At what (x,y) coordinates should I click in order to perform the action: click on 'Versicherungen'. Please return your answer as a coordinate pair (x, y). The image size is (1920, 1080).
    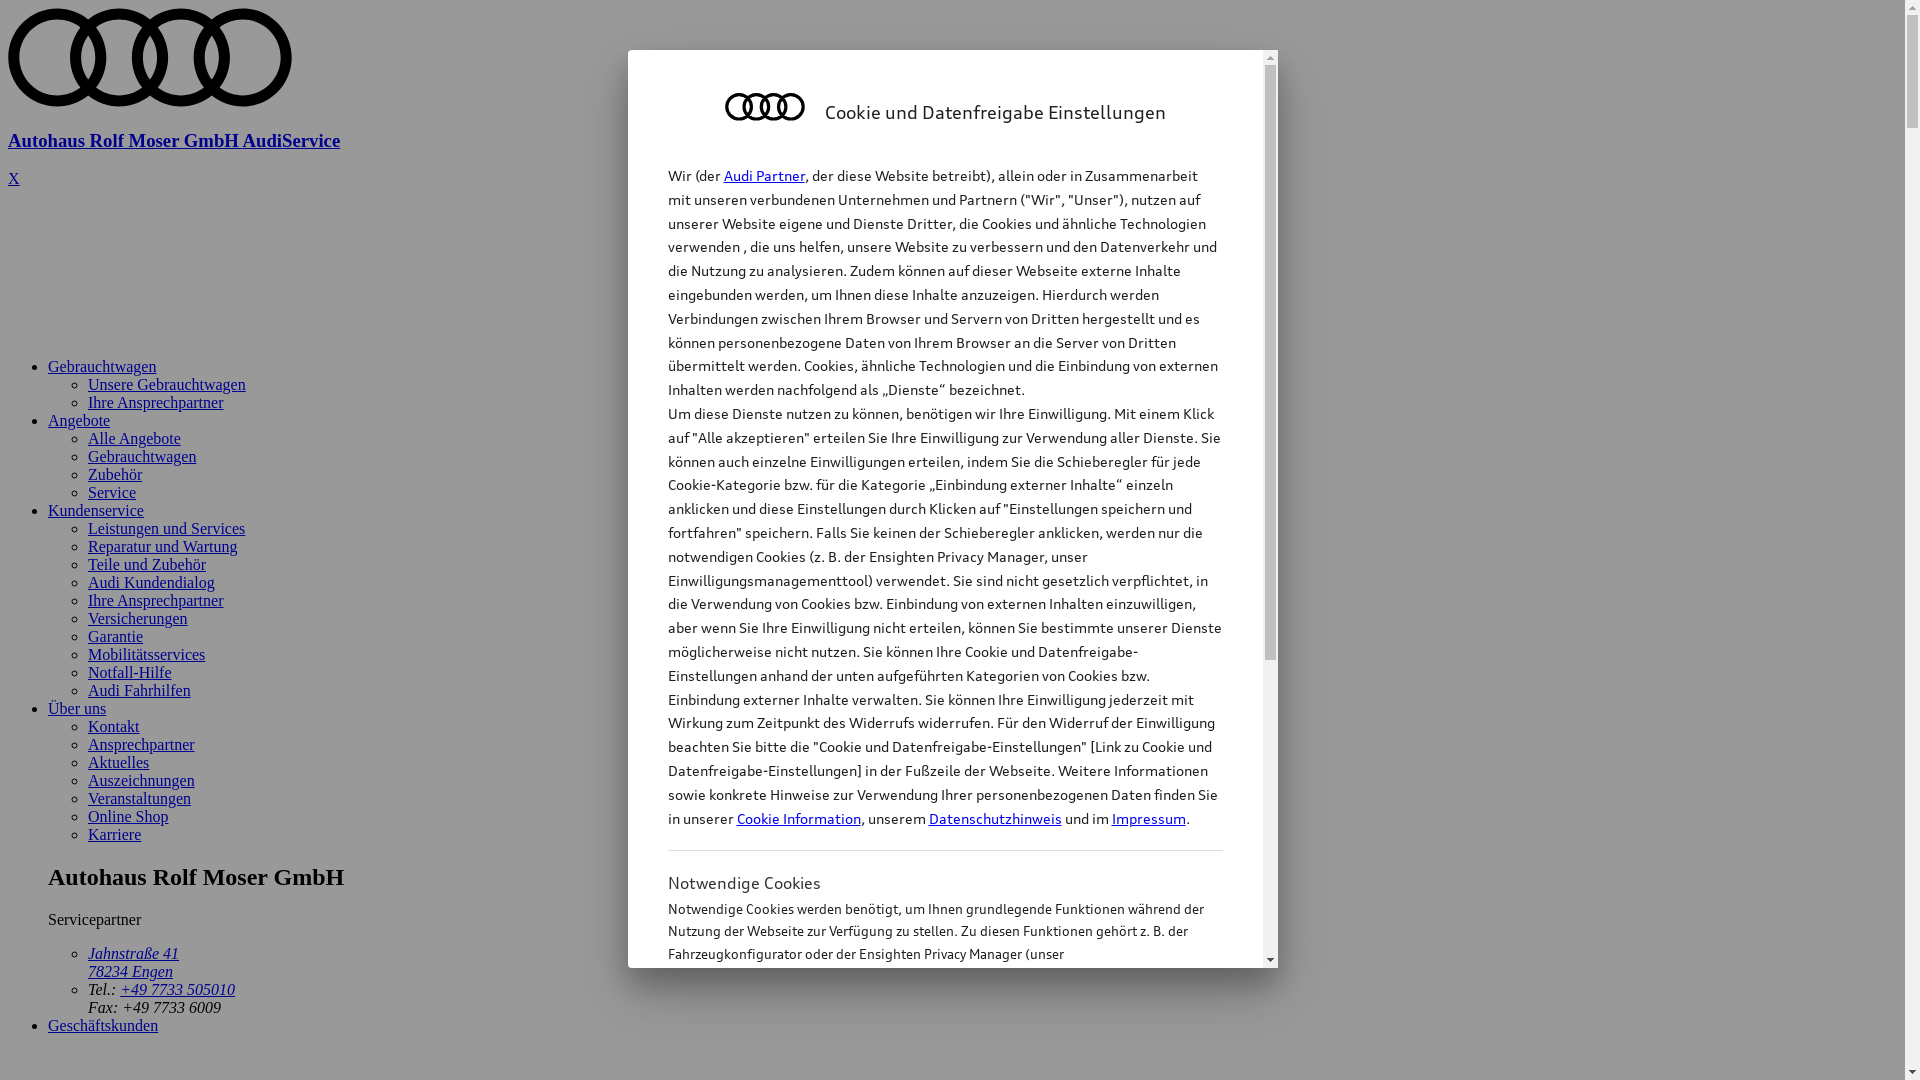
    Looking at the image, I should click on (137, 617).